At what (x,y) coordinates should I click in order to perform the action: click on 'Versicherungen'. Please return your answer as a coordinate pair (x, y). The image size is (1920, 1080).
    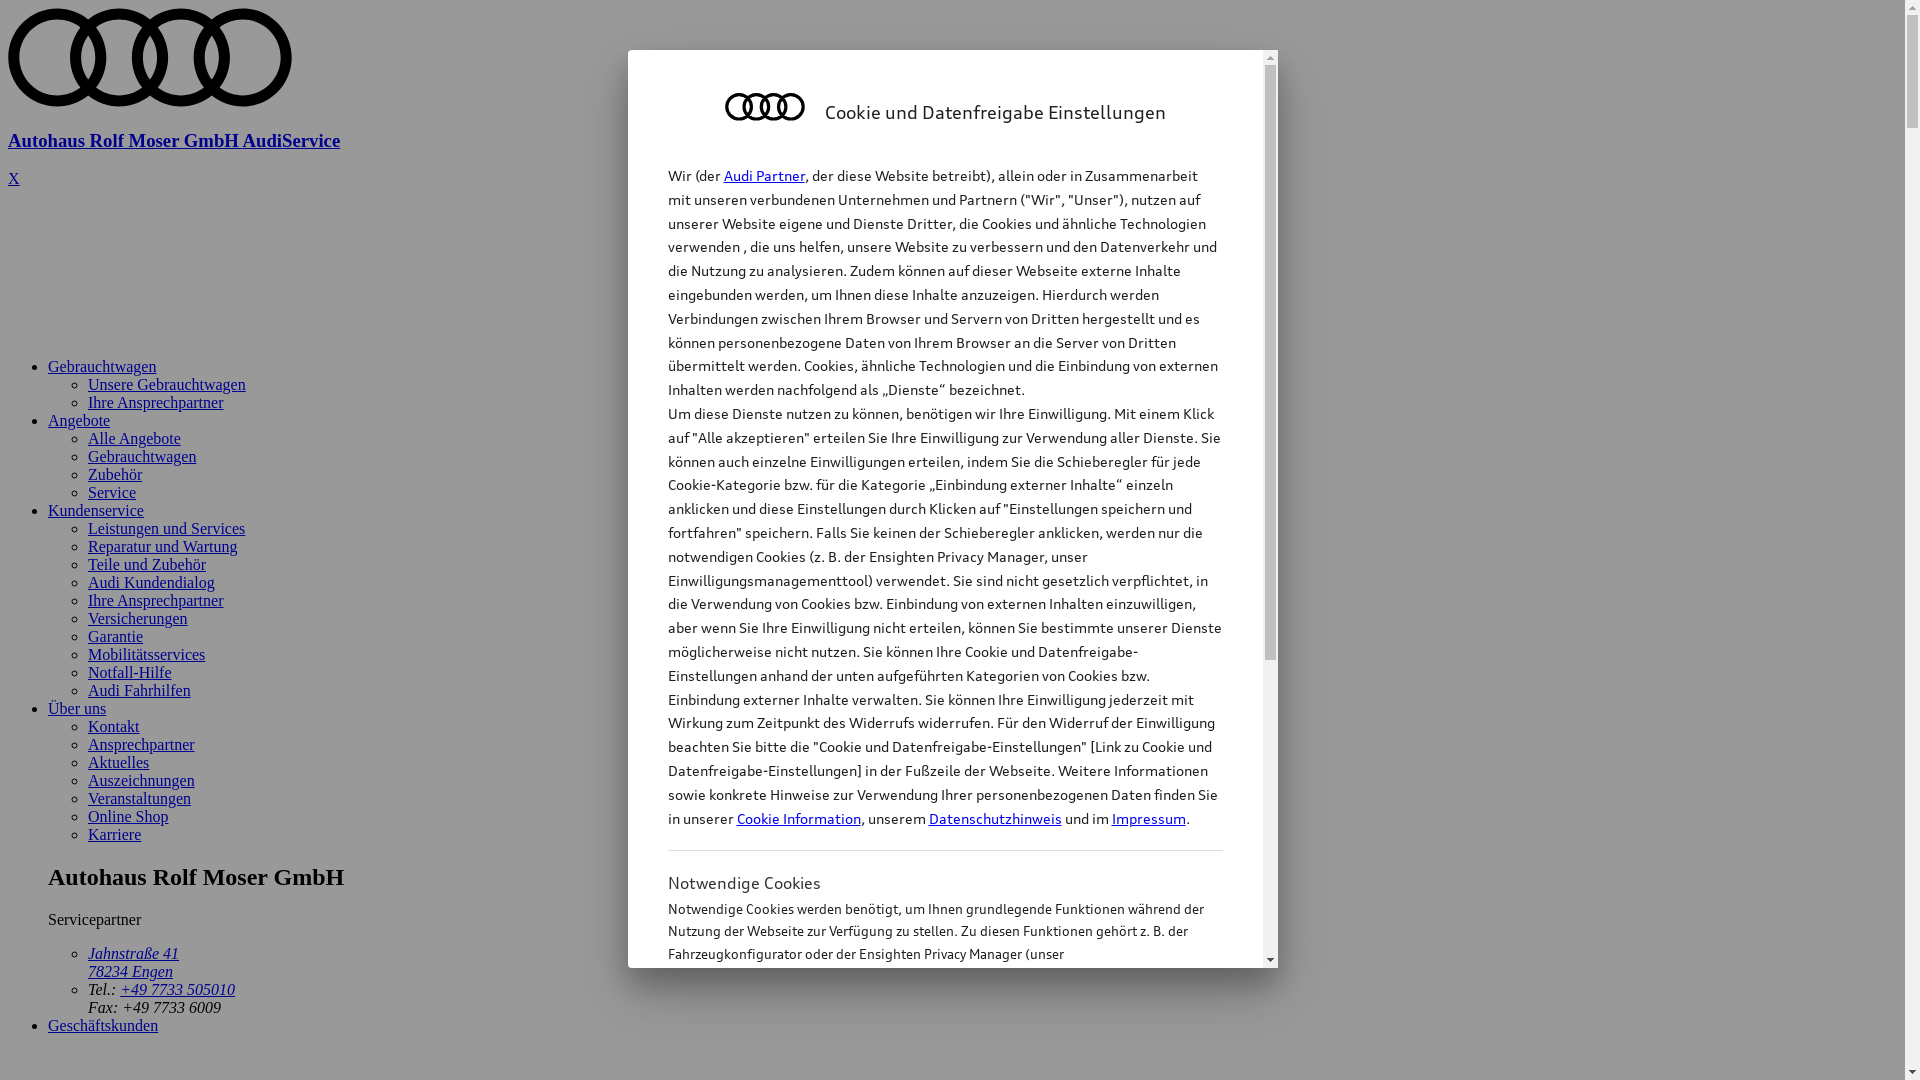
    Looking at the image, I should click on (137, 617).